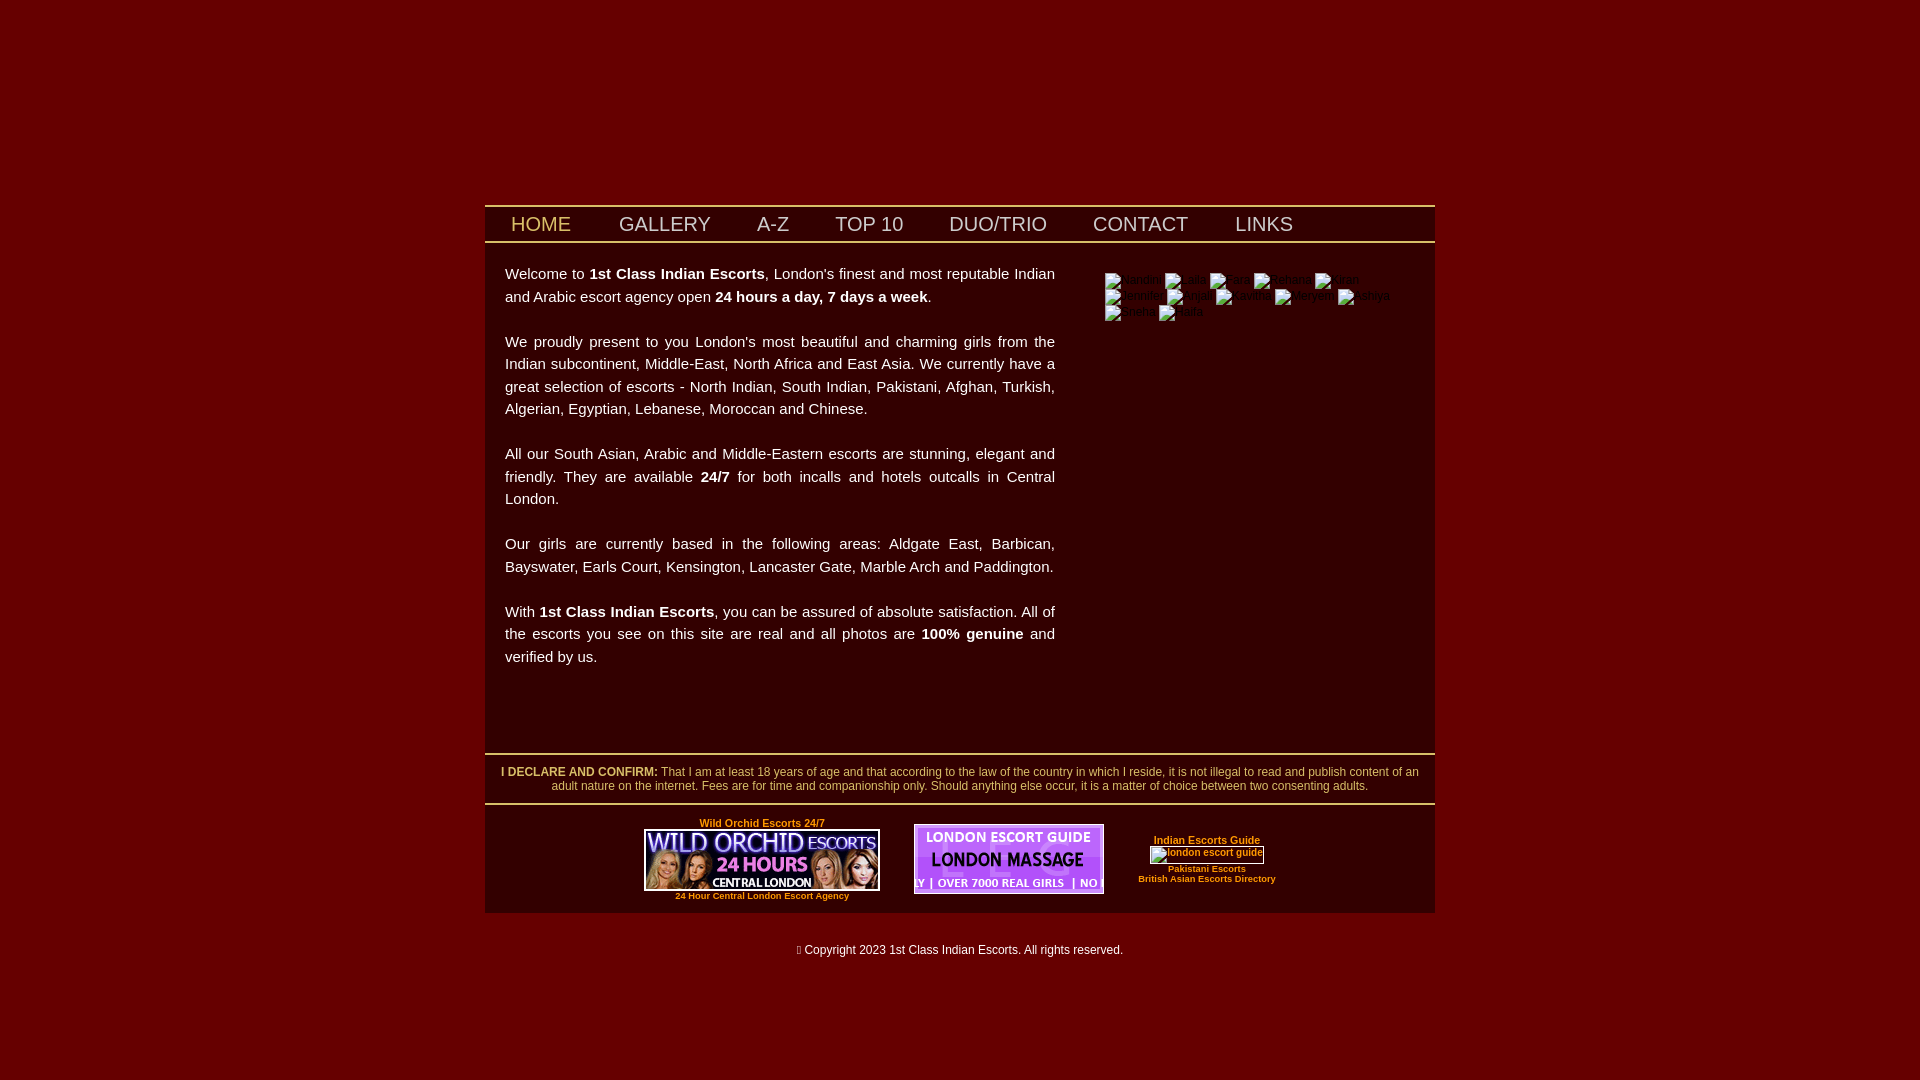  I want to click on 'GALLERY', so click(664, 225).